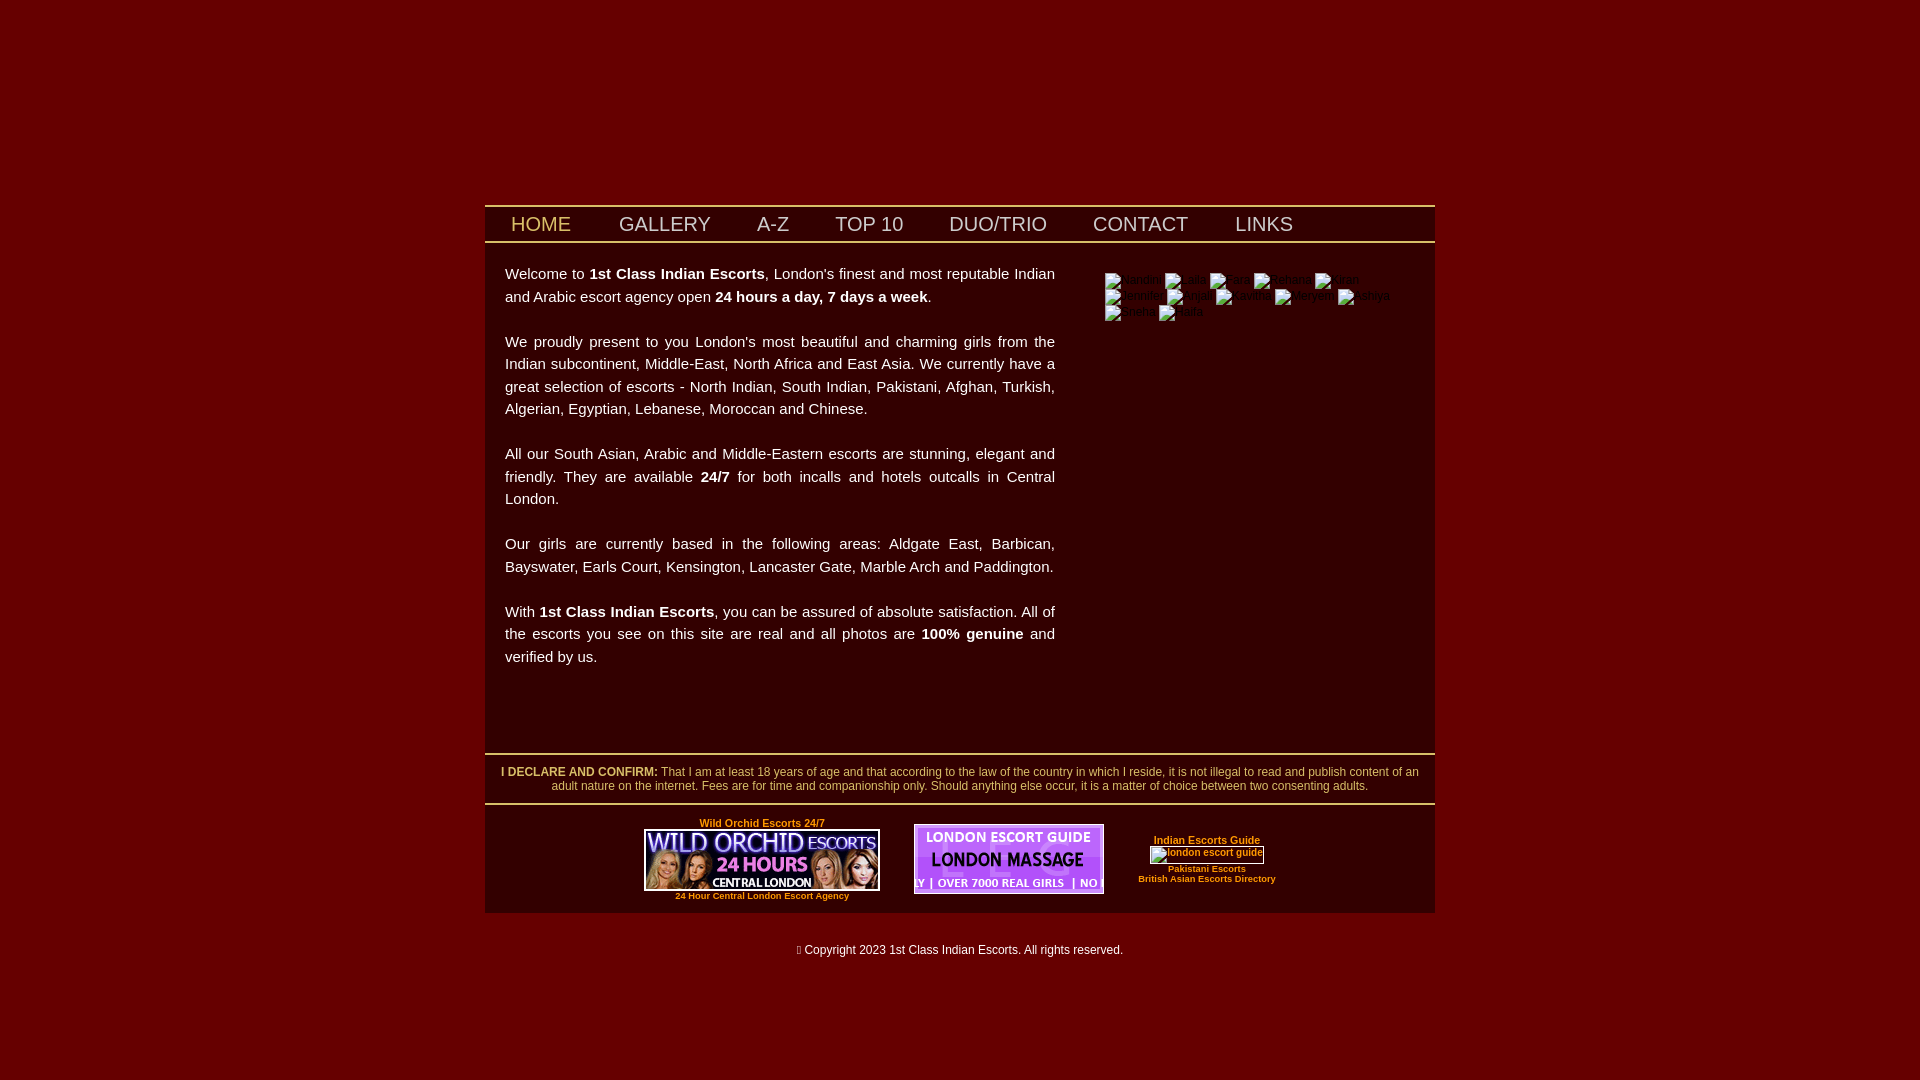  I want to click on 'GALLERY', so click(664, 225).